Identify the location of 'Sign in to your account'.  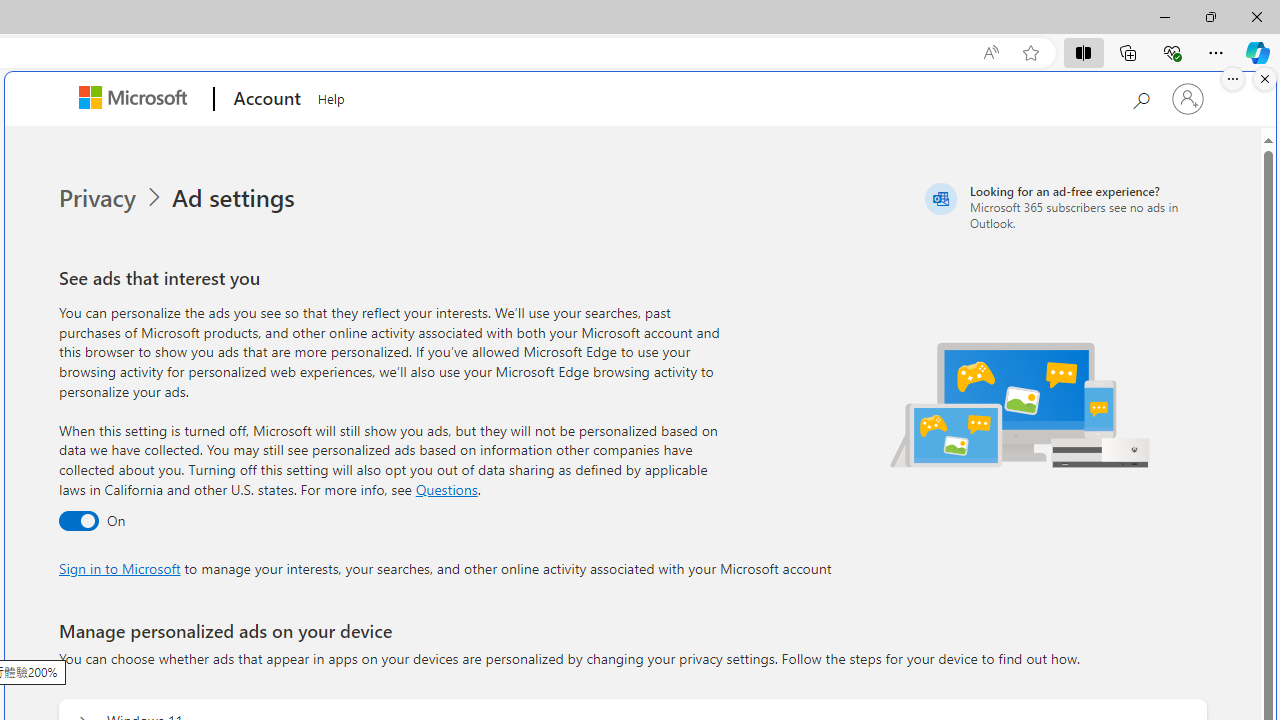
(1188, 99).